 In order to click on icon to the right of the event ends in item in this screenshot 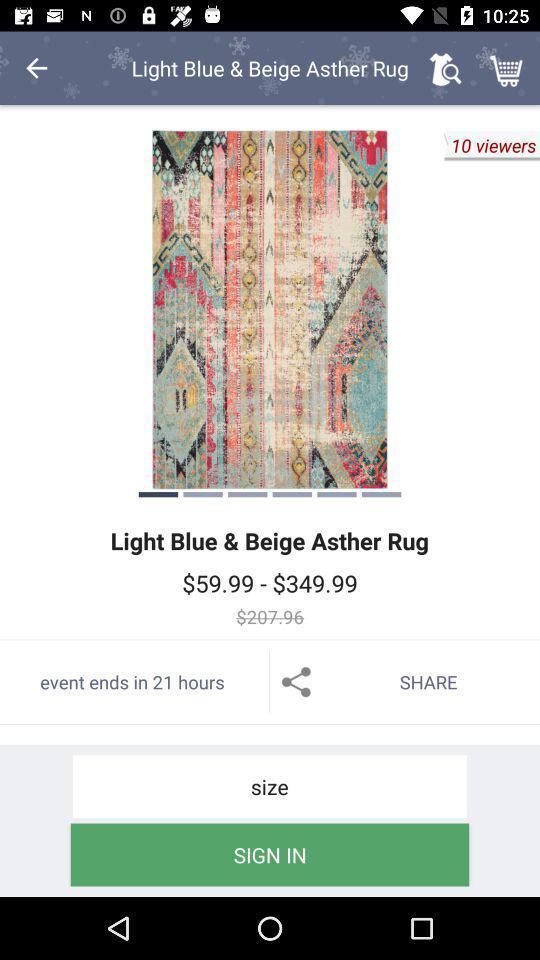, I will do `click(405, 682)`.